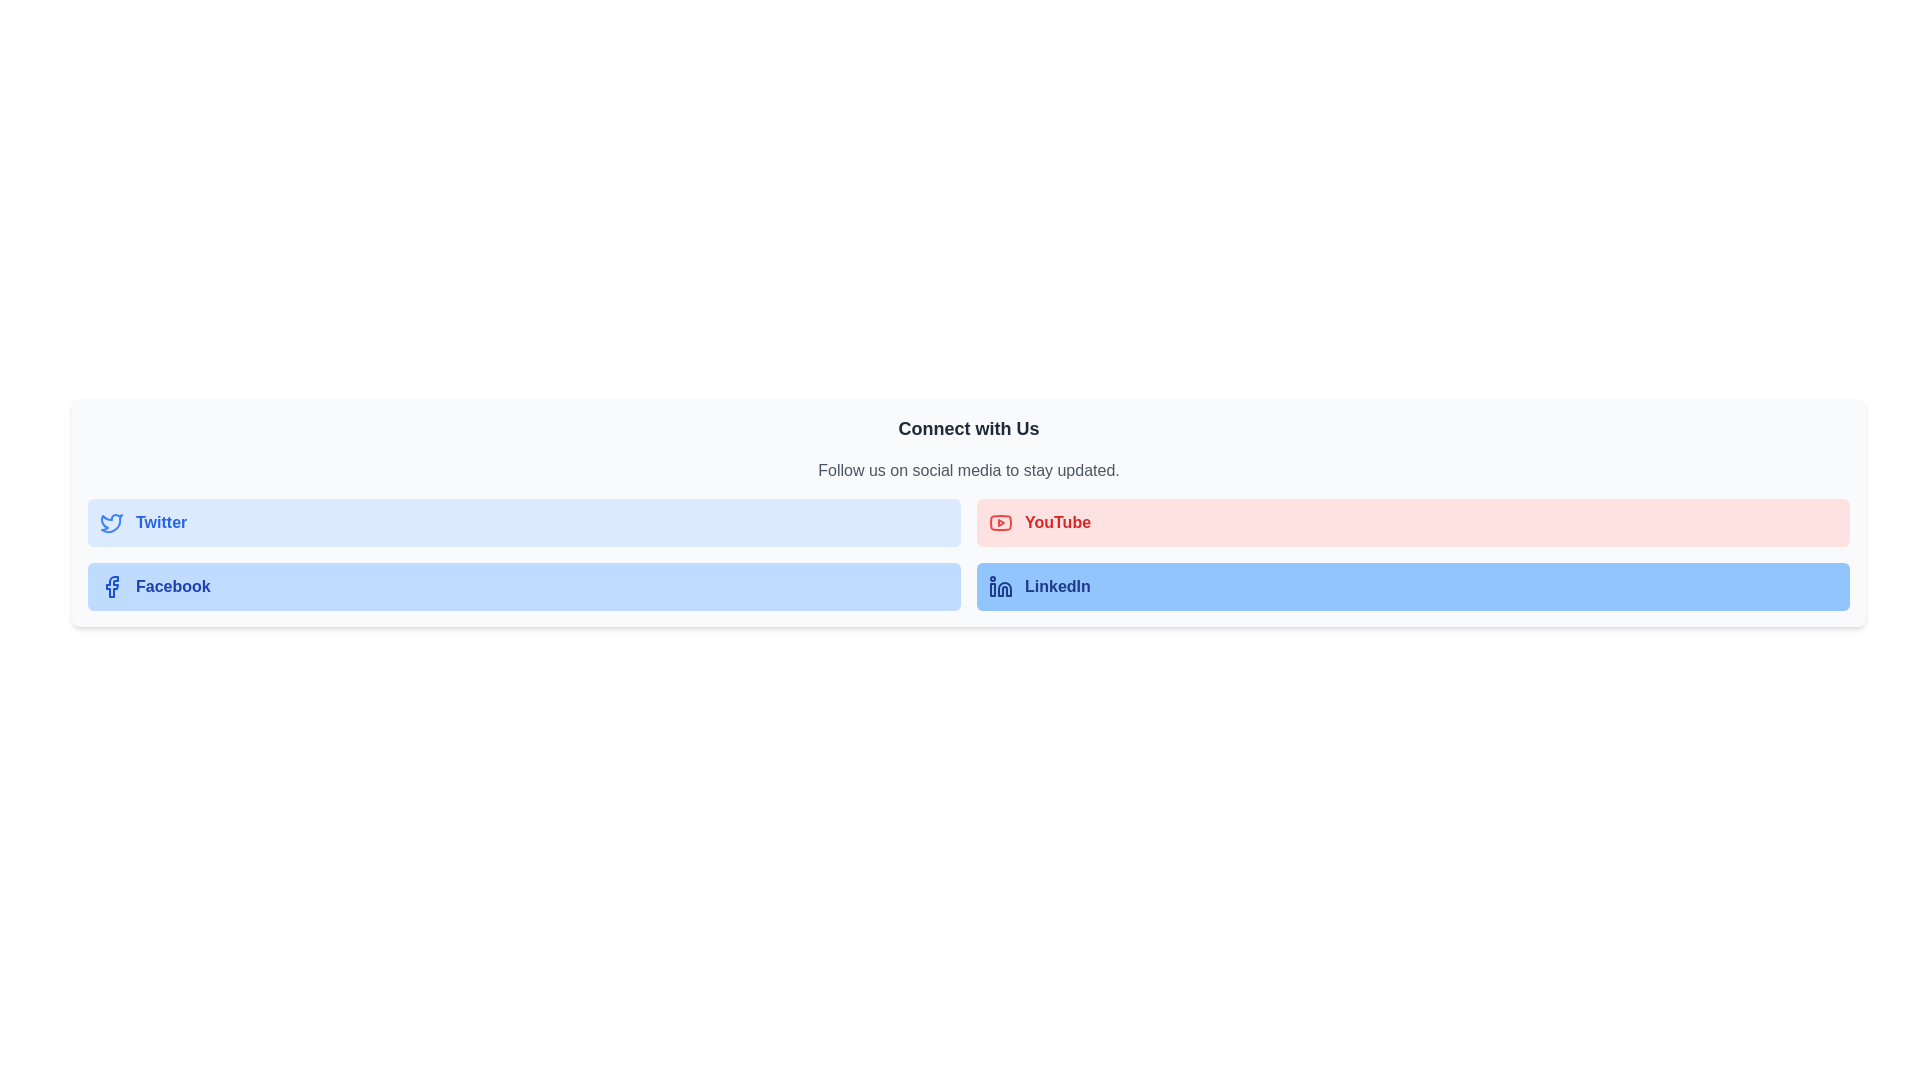  Describe the element at coordinates (1056, 585) in the screenshot. I see `text element displaying 'LinkedIn' in bold blue font, located in the bottom-right corner of the social media connectivity links section` at that location.